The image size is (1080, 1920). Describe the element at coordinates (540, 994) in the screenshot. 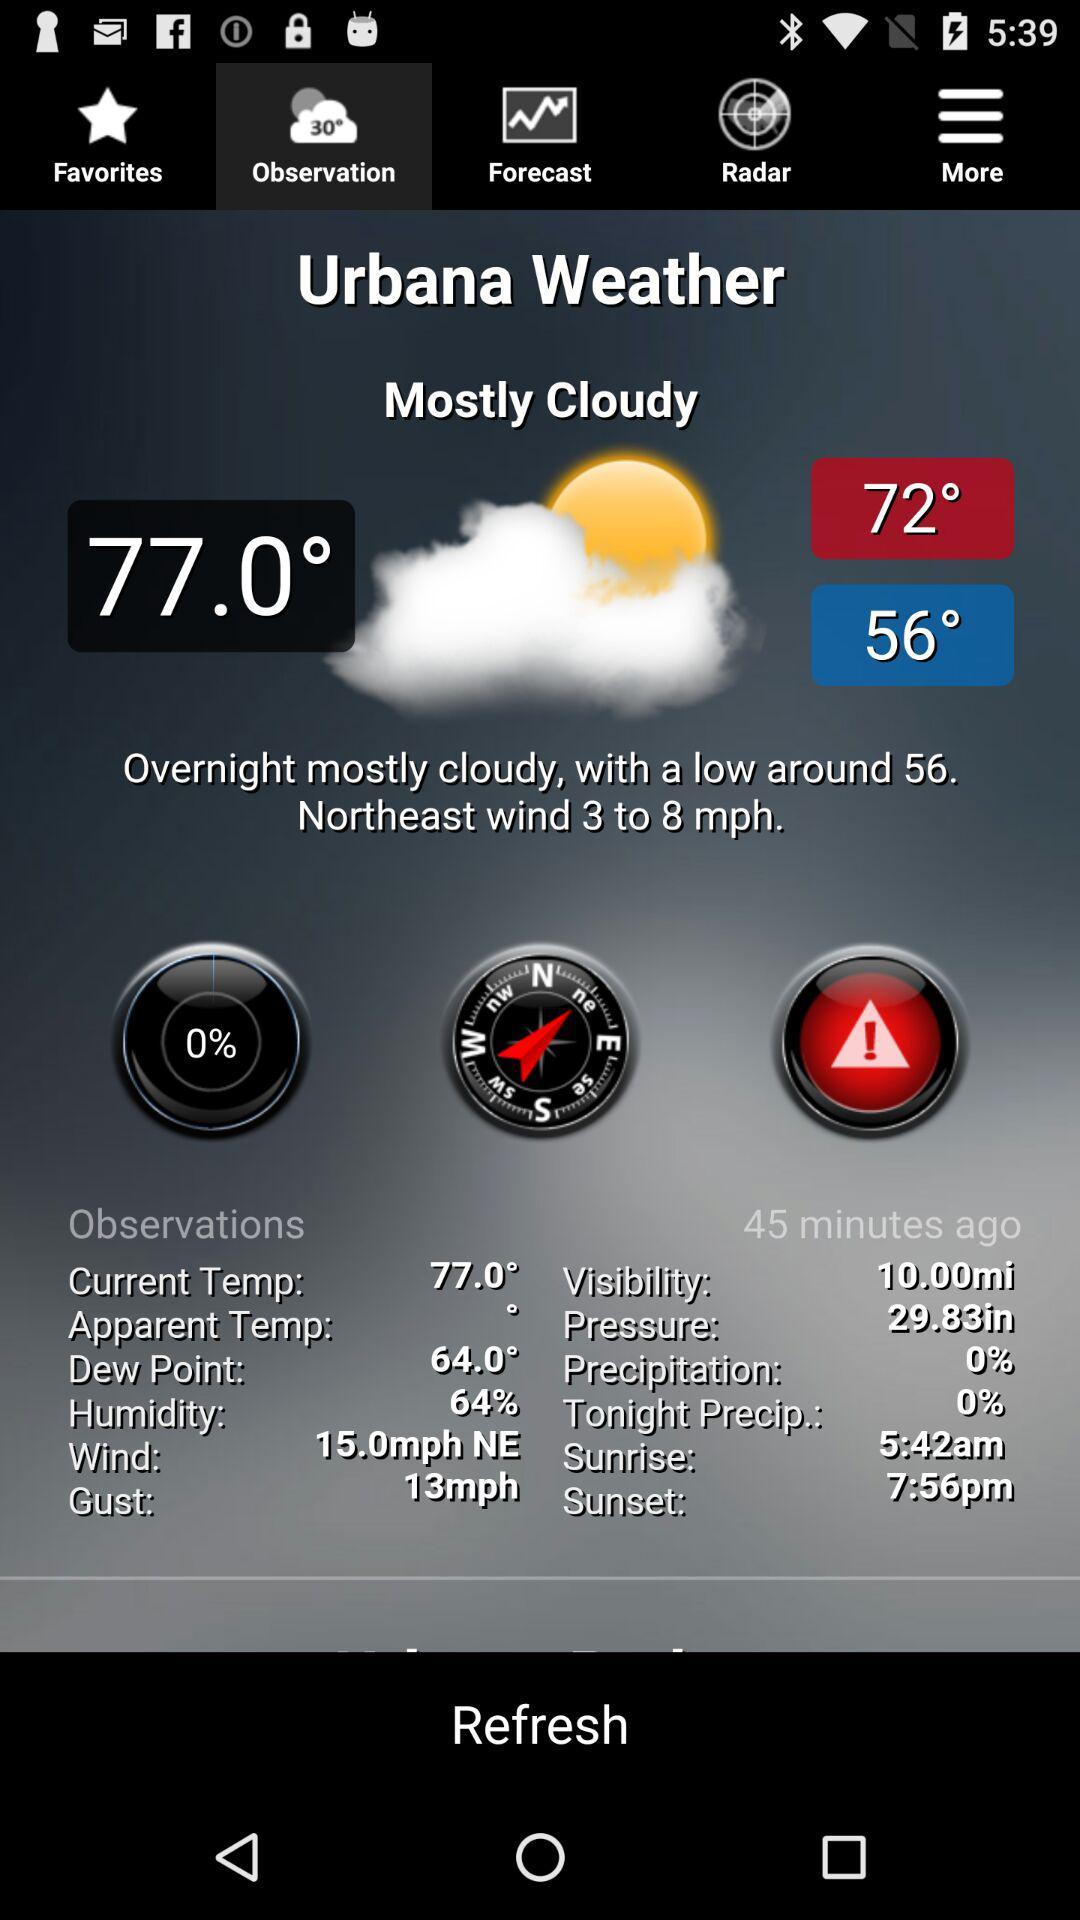

I see `view more exact info` at that location.